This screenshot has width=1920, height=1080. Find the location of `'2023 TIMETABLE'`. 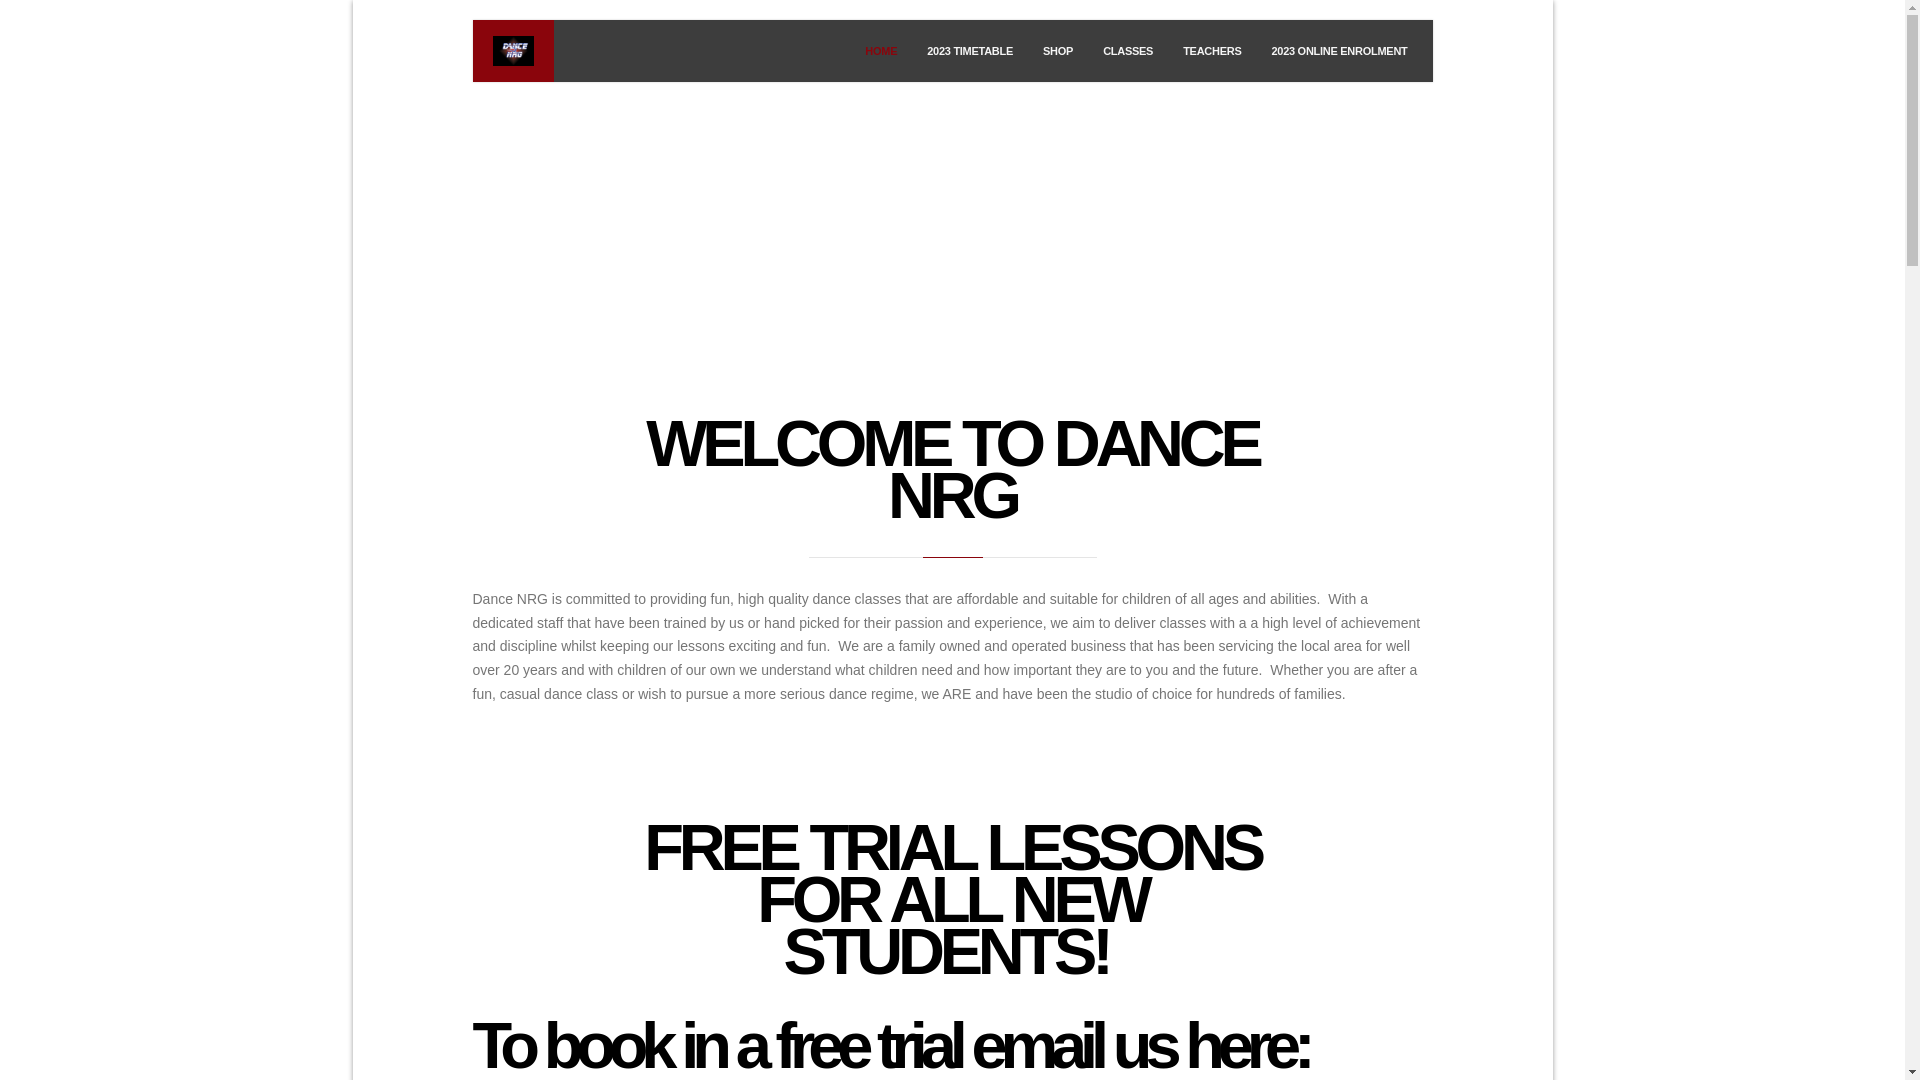

'2023 TIMETABLE' is located at coordinates (969, 50).